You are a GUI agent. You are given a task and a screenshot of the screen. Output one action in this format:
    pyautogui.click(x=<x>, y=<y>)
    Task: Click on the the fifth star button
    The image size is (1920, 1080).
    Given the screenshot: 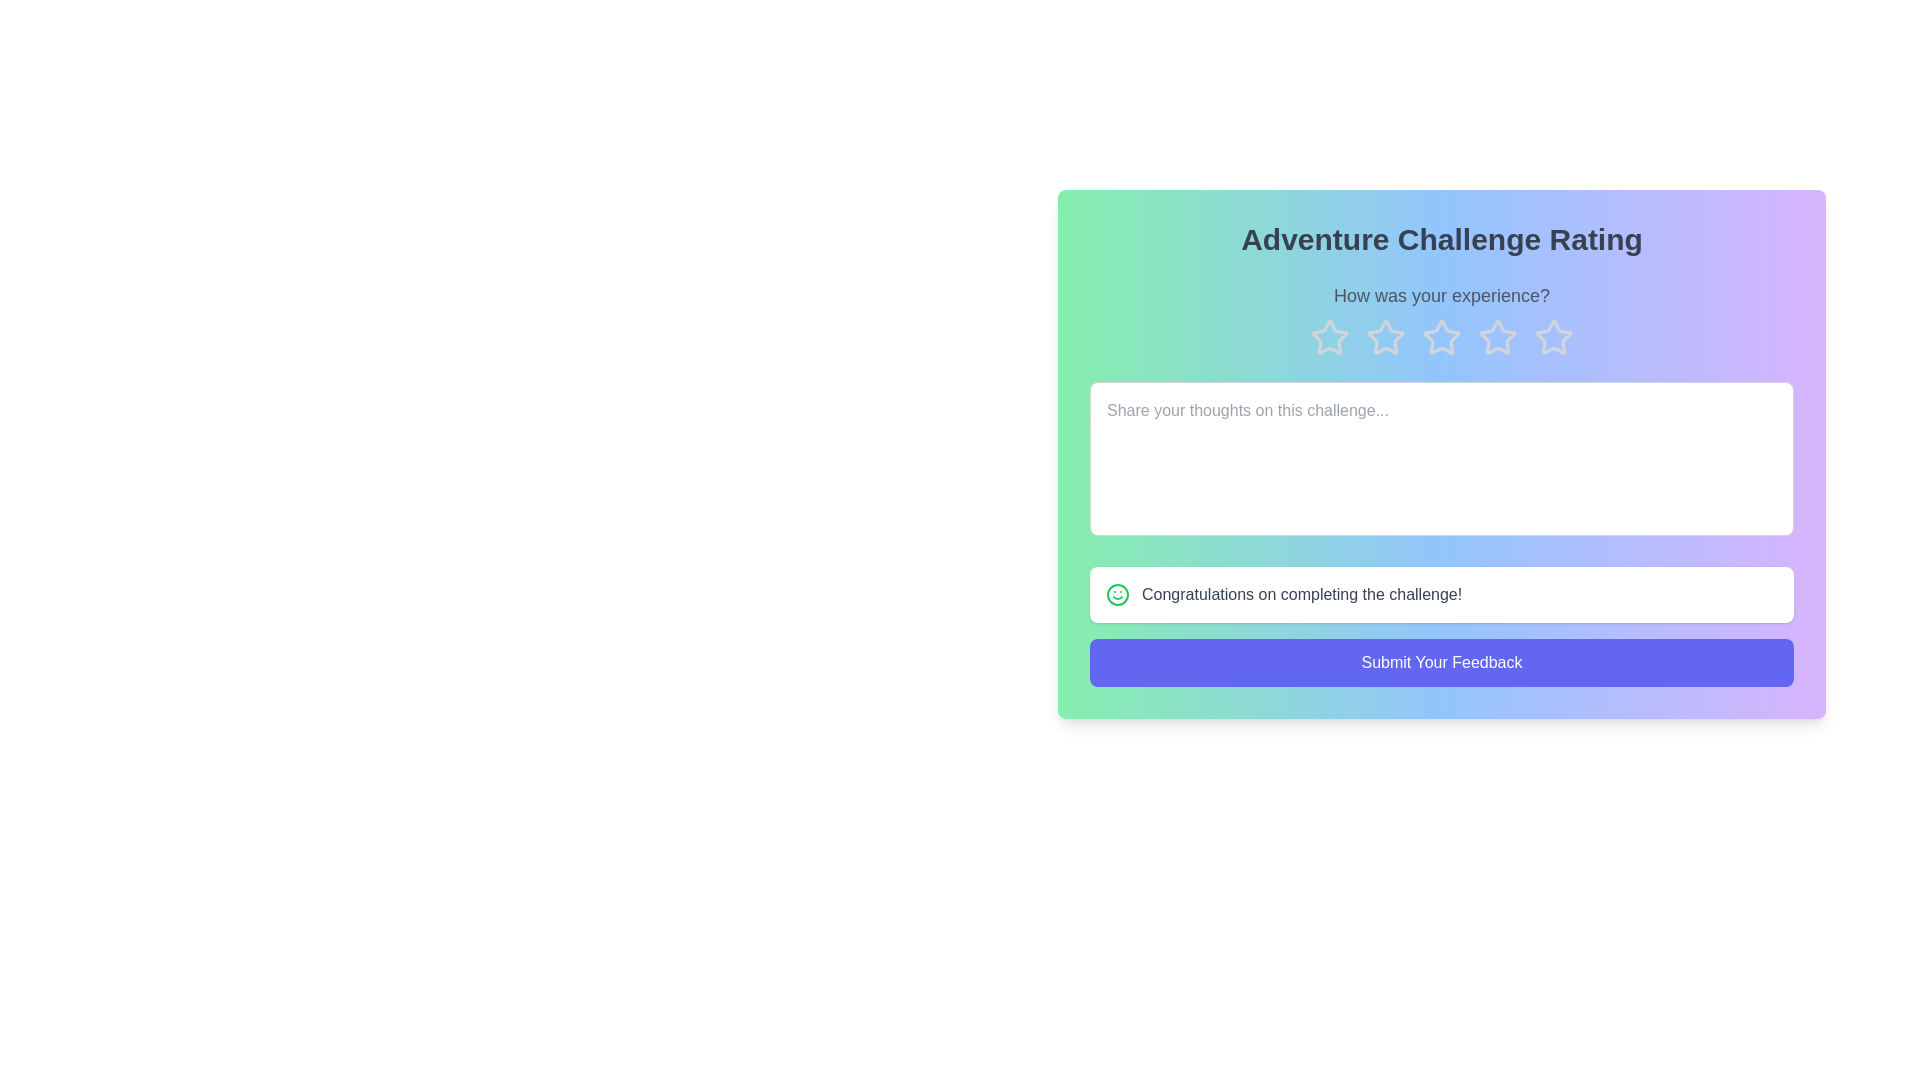 What is the action you would take?
    pyautogui.click(x=1553, y=336)
    